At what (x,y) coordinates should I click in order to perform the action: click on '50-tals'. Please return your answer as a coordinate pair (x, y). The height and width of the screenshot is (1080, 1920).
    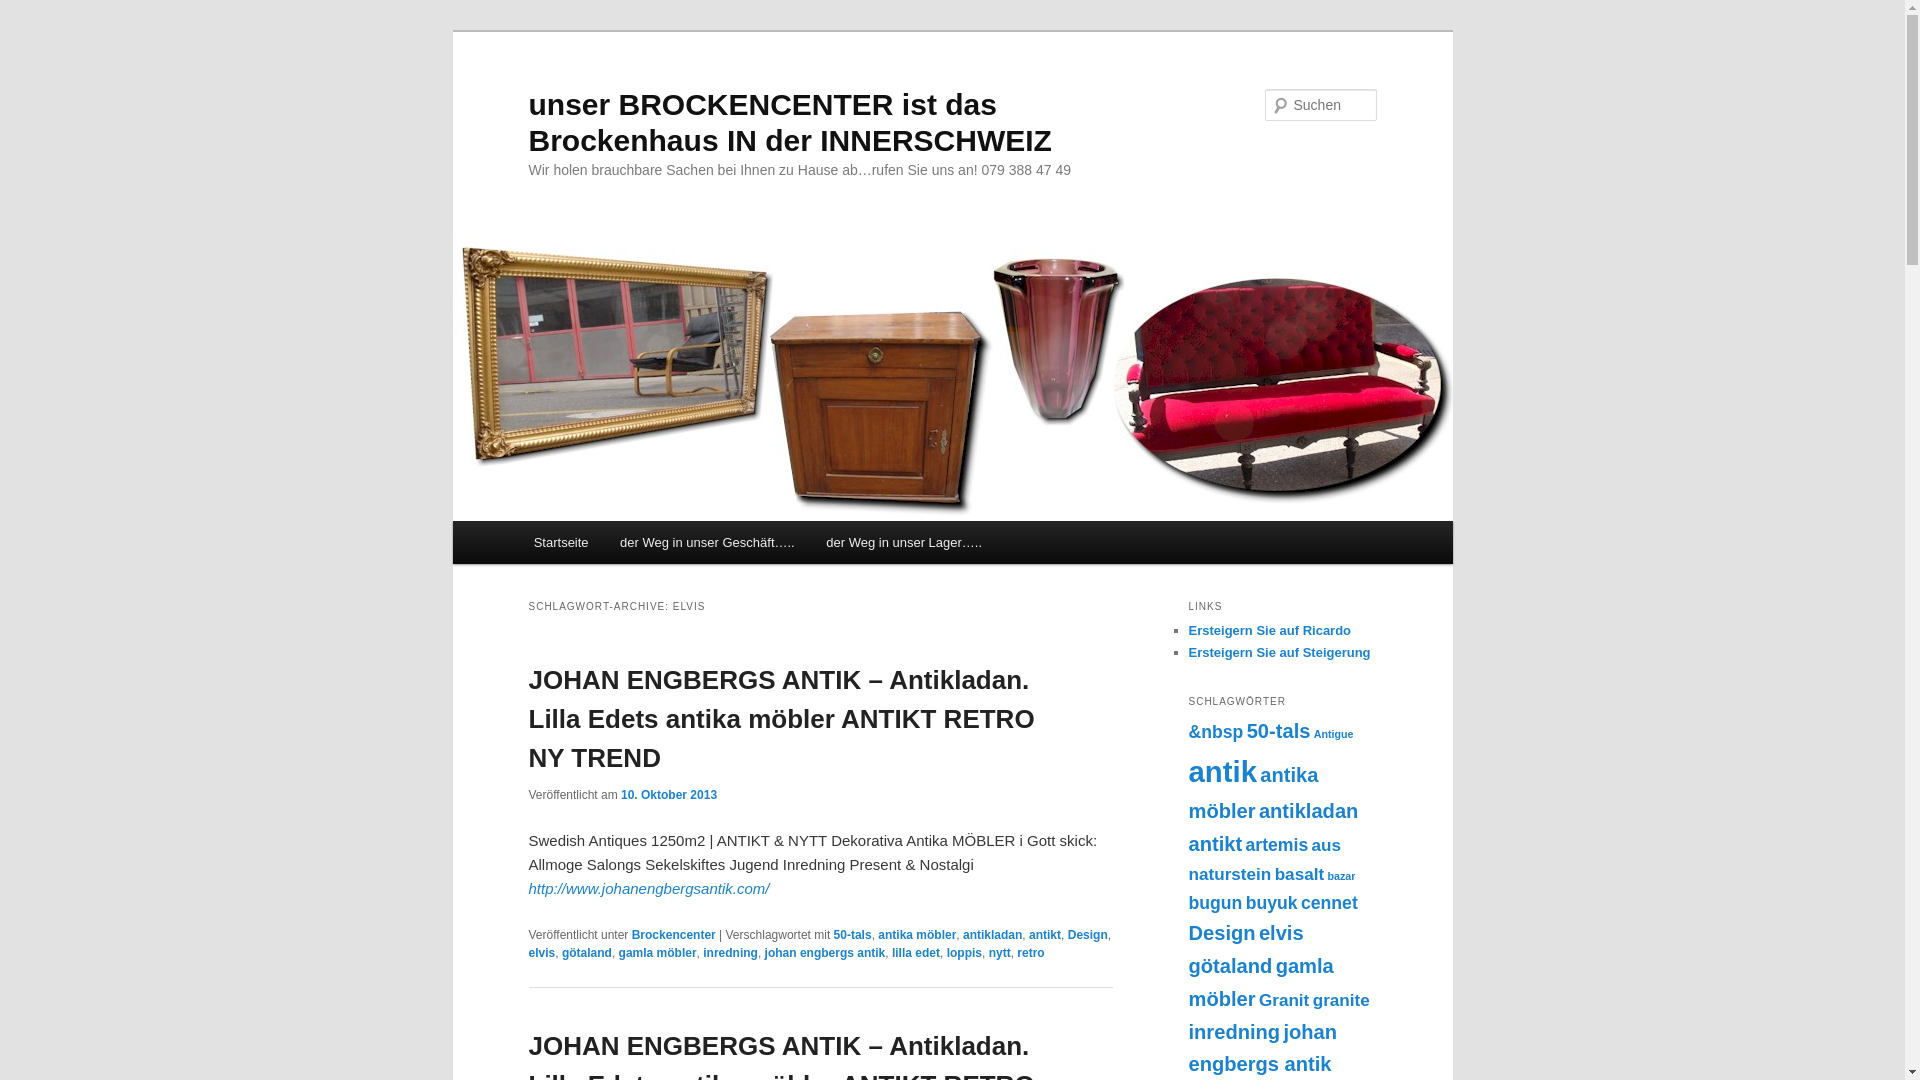
    Looking at the image, I should click on (1277, 731).